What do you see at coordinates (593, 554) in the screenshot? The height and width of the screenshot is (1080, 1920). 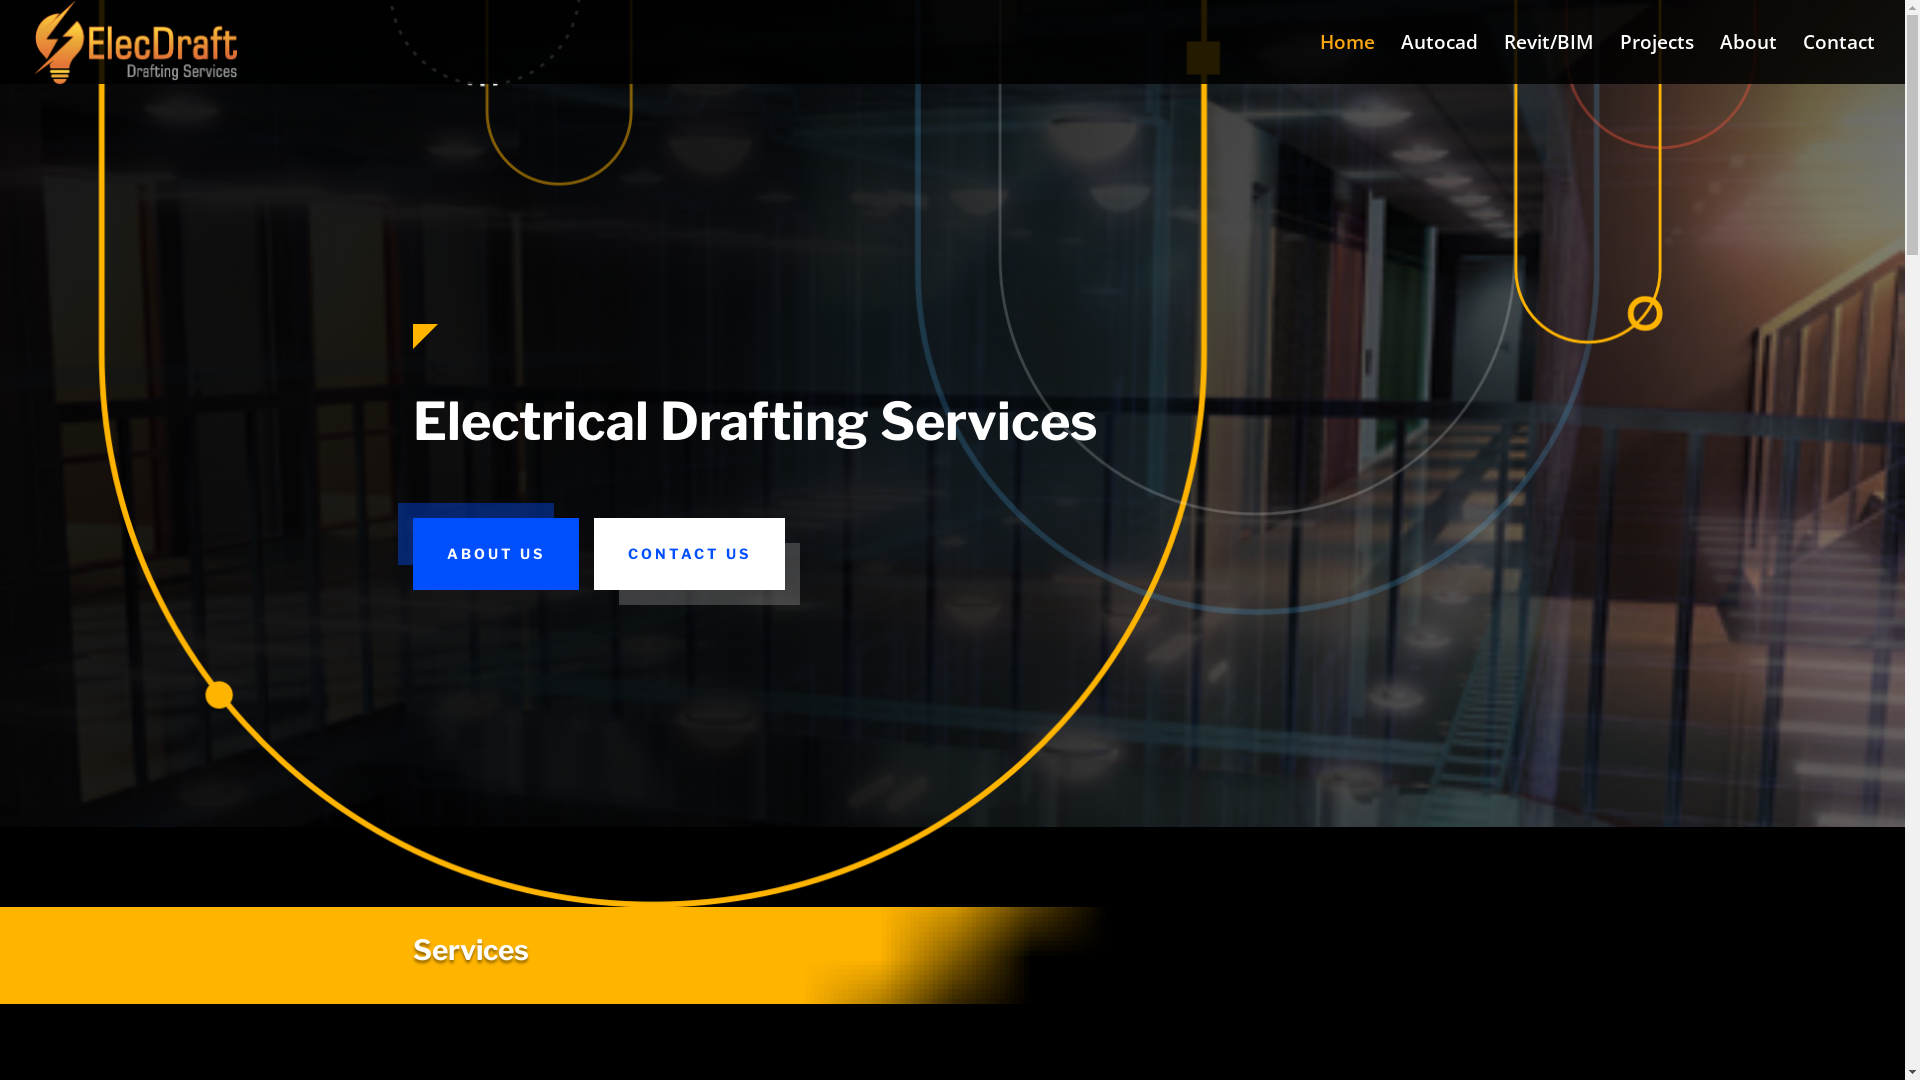 I see `'CONTACT US'` at bounding box center [593, 554].